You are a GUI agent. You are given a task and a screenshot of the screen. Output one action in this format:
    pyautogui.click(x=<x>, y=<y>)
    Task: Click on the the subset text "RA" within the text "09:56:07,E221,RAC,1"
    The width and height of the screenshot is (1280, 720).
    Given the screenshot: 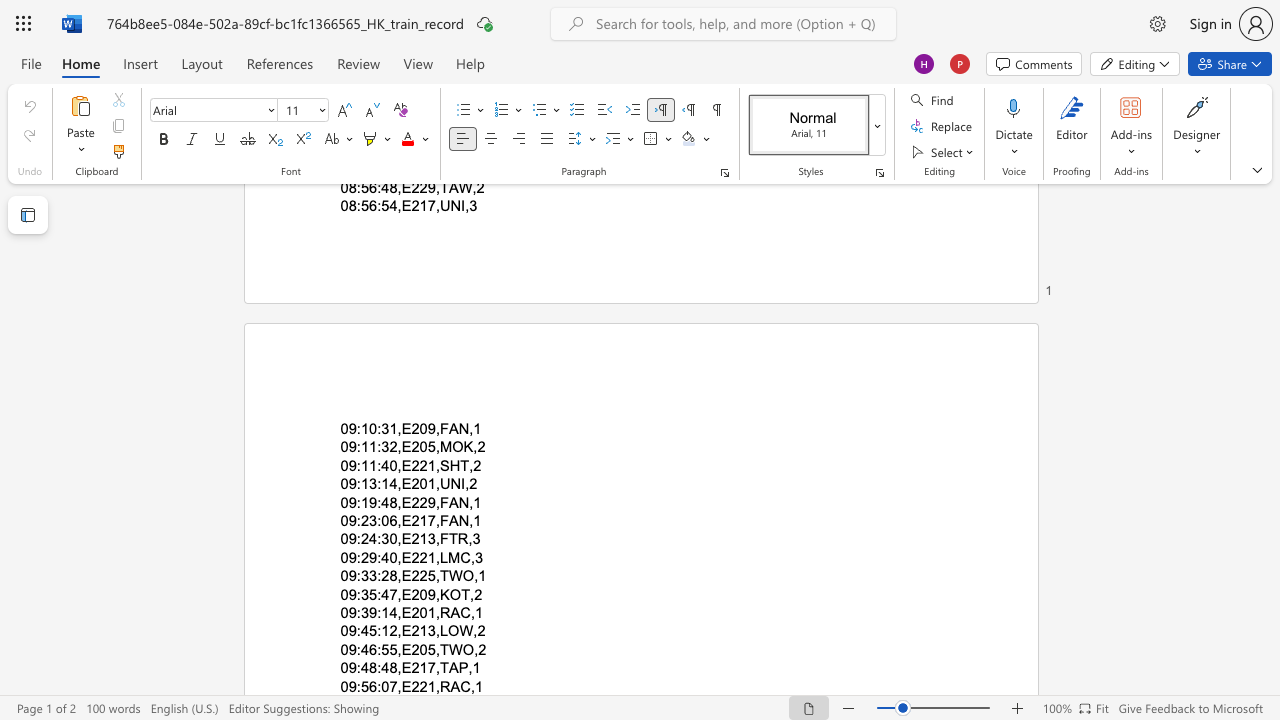 What is the action you would take?
    pyautogui.click(x=438, y=685)
    